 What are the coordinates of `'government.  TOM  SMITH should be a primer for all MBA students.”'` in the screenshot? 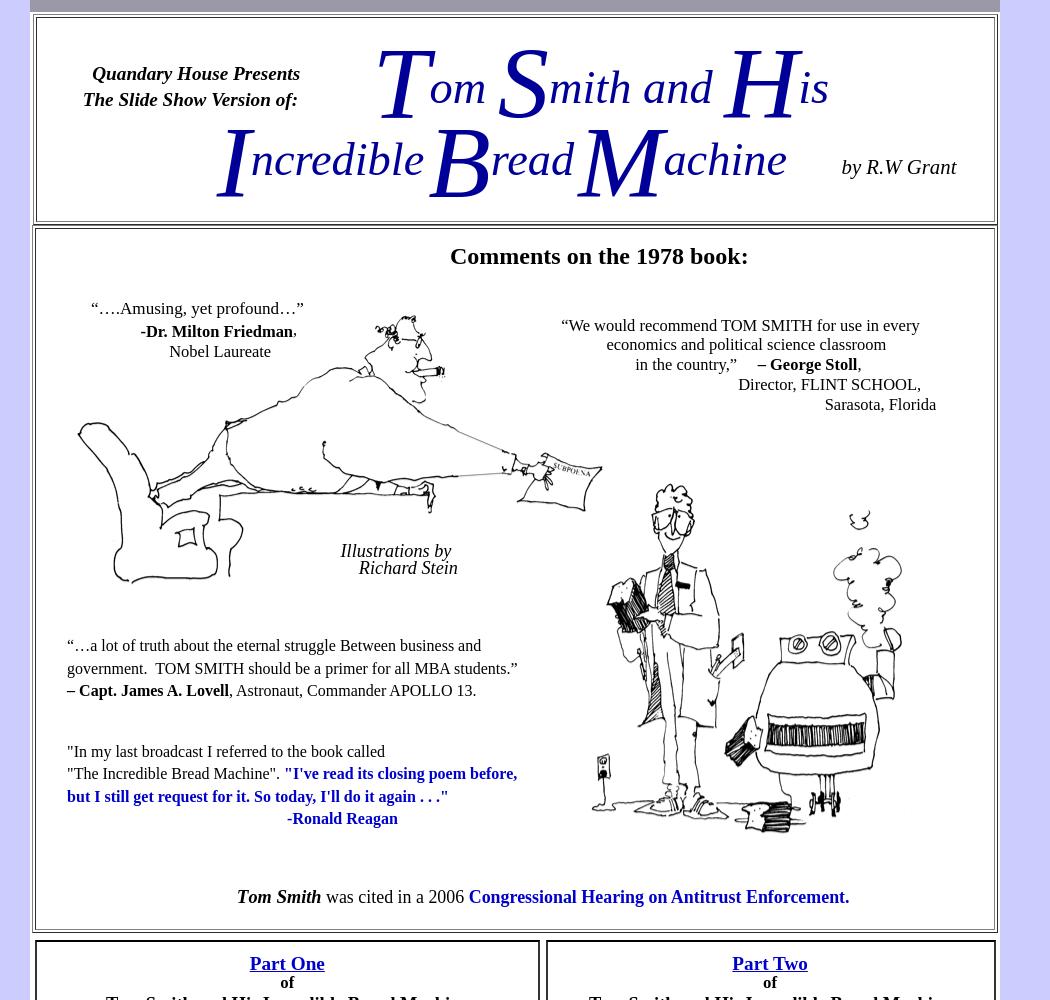 It's located at (291, 667).